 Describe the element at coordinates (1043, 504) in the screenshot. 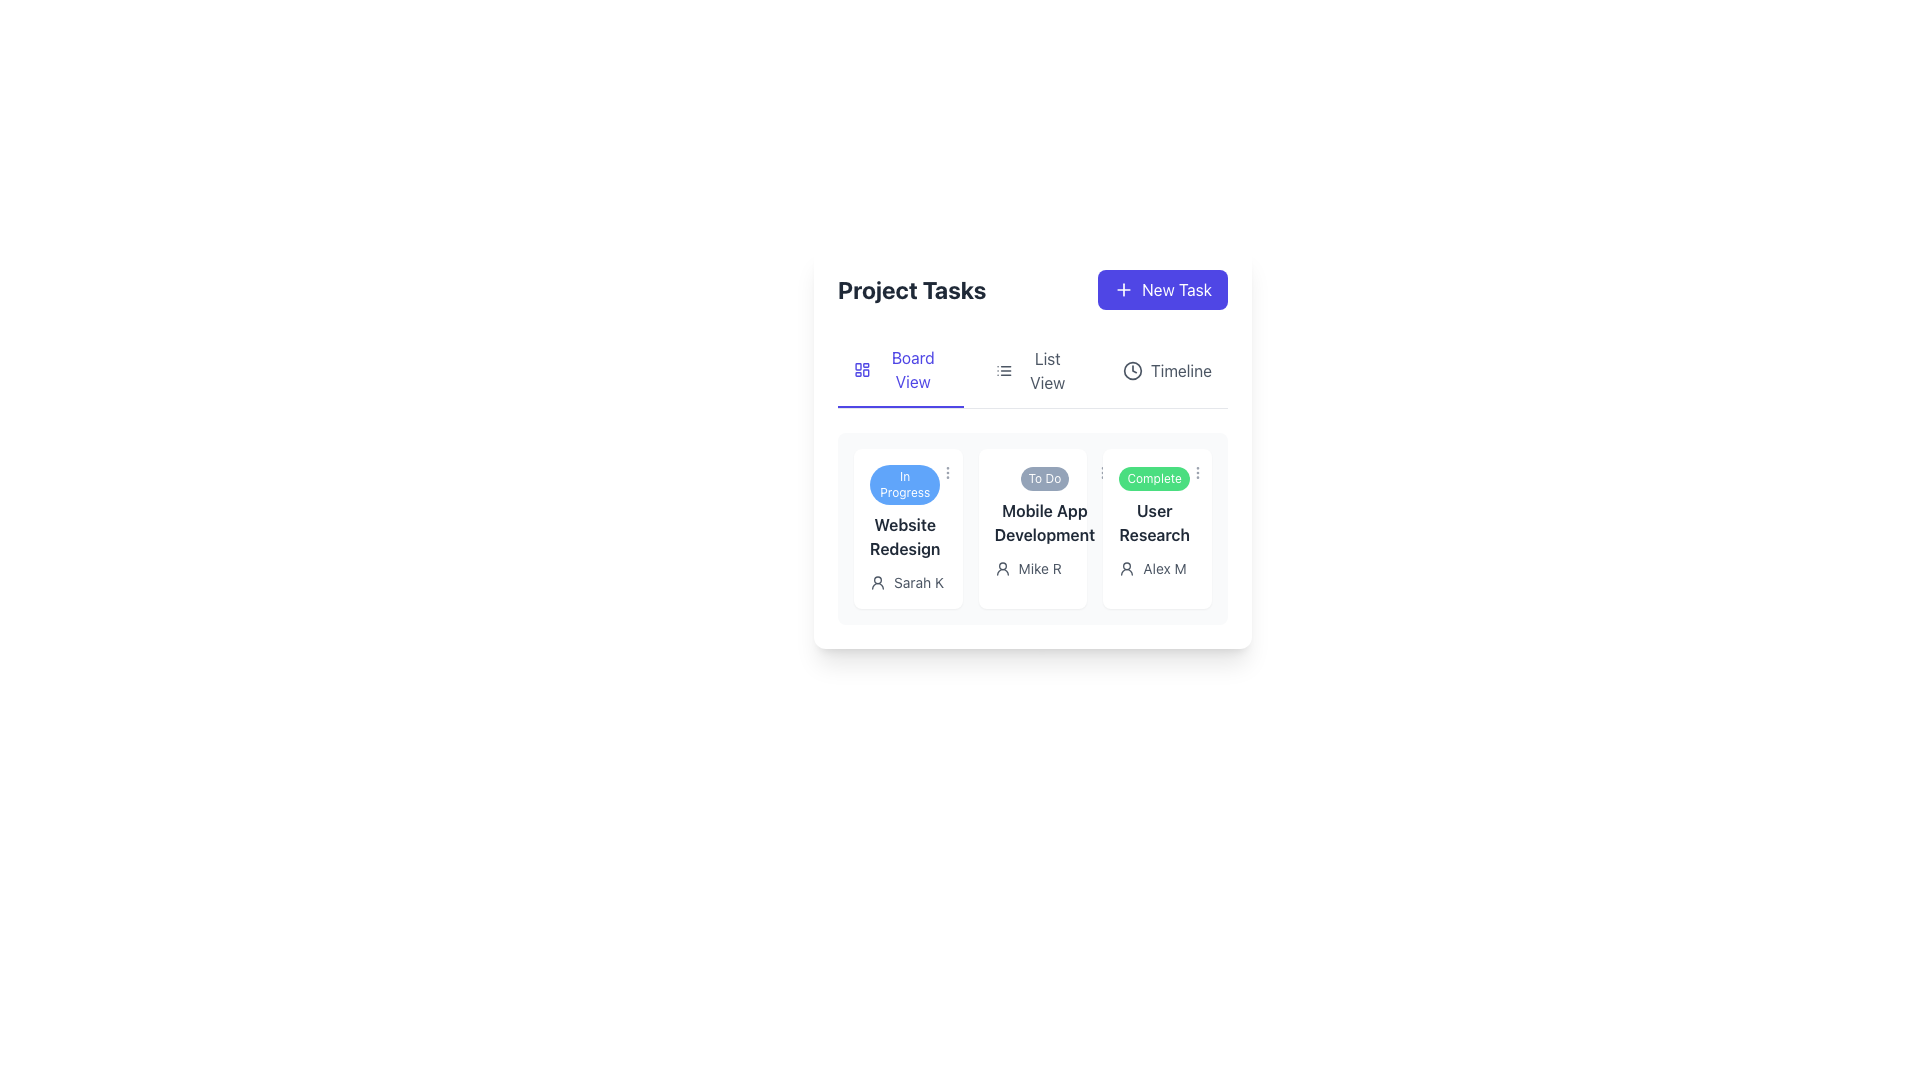

I see `the task card titled 'Mobile App Development' with status 'To Do'` at that location.